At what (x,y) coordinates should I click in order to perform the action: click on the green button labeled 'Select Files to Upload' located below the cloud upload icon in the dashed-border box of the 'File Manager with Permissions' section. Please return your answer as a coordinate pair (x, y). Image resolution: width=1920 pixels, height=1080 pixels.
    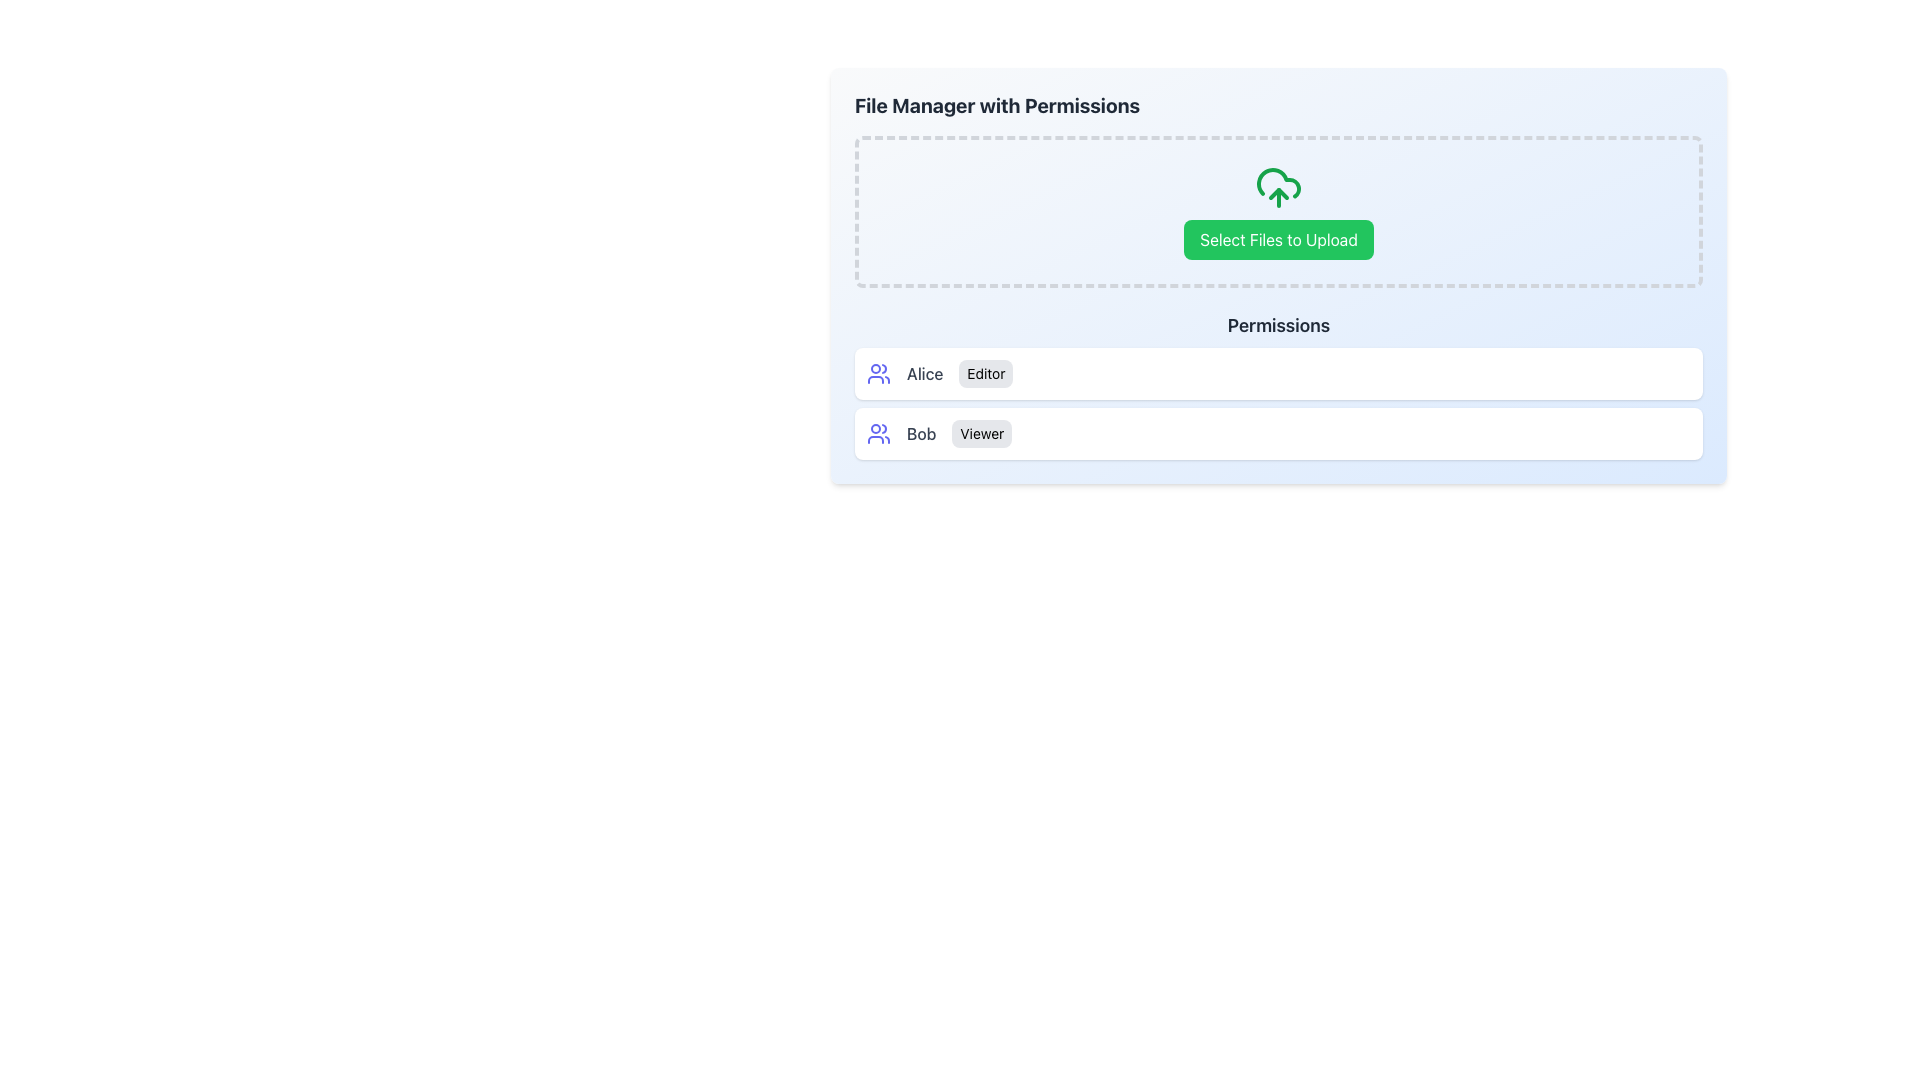
    Looking at the image, I should click on (1277, 238).